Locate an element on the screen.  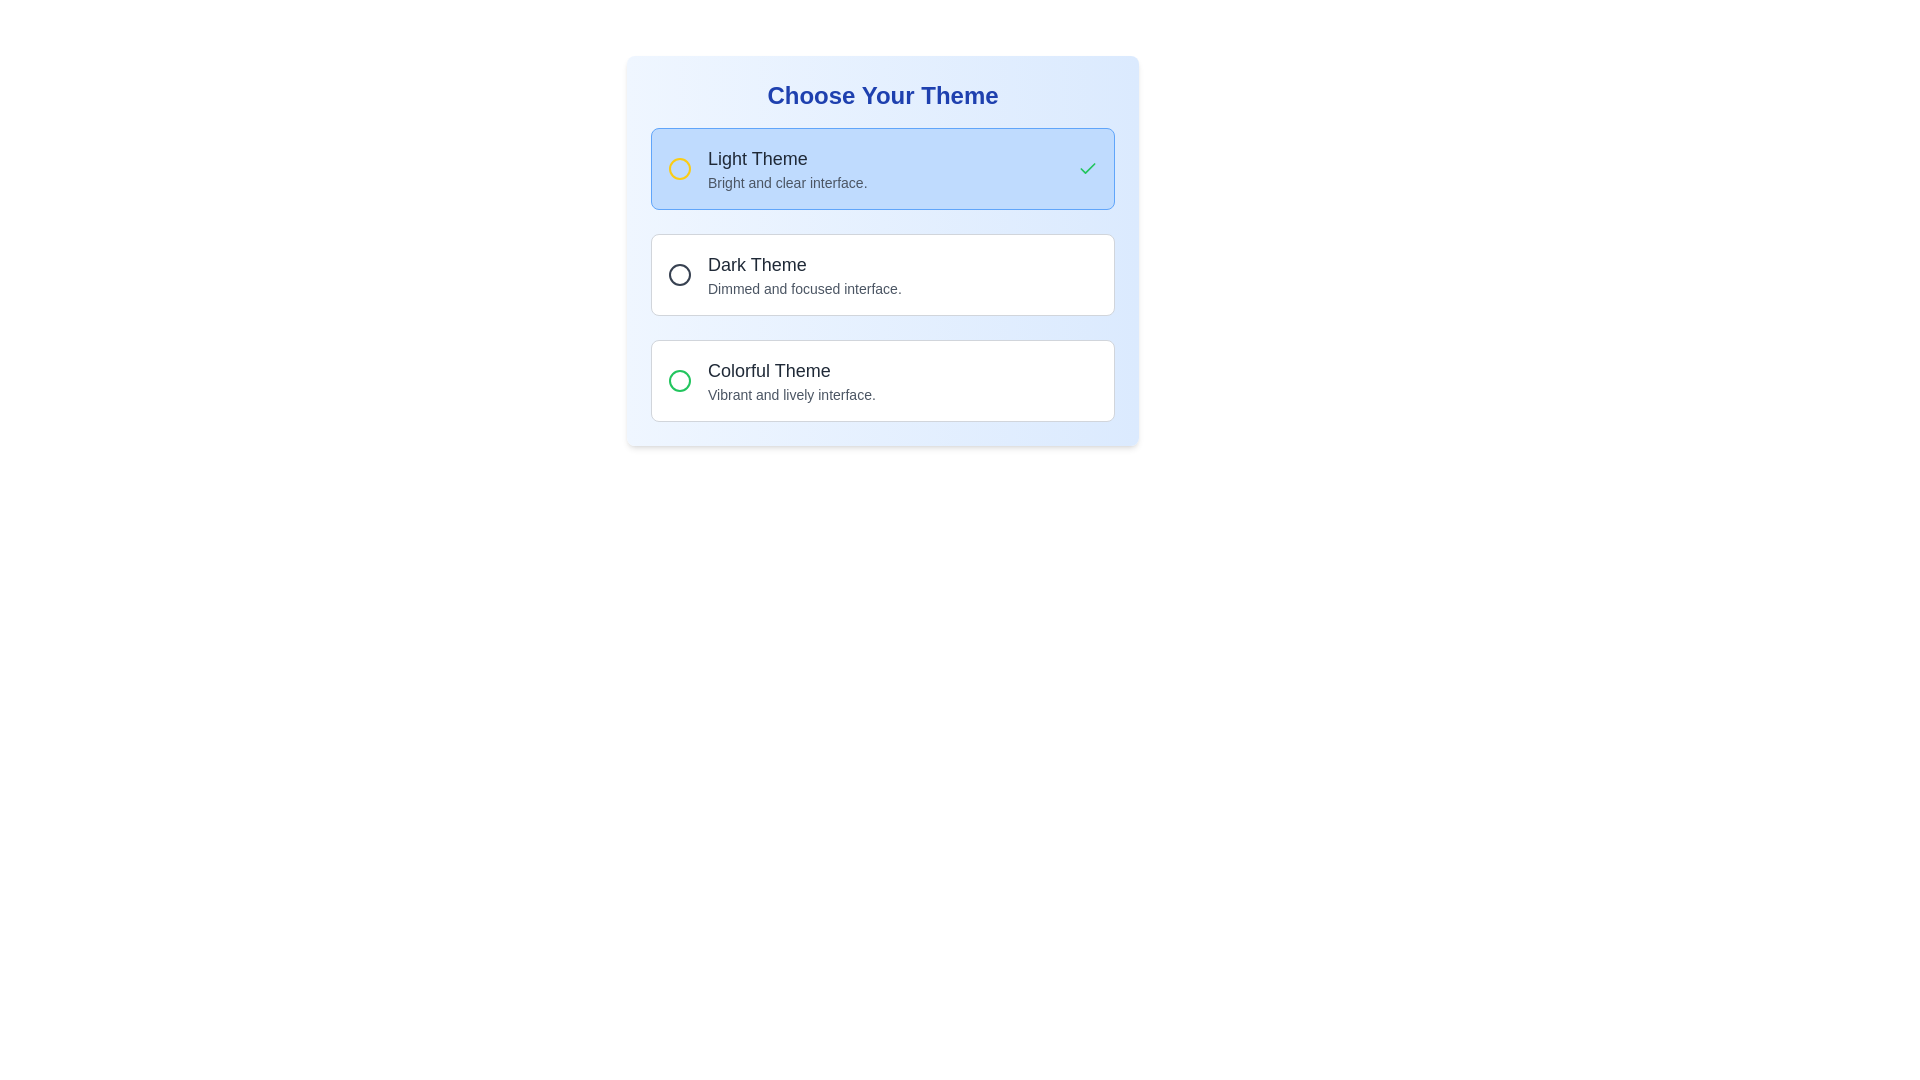
the 'Dark Theme' radio button in the theme selector is located at coordinates (783, 274).